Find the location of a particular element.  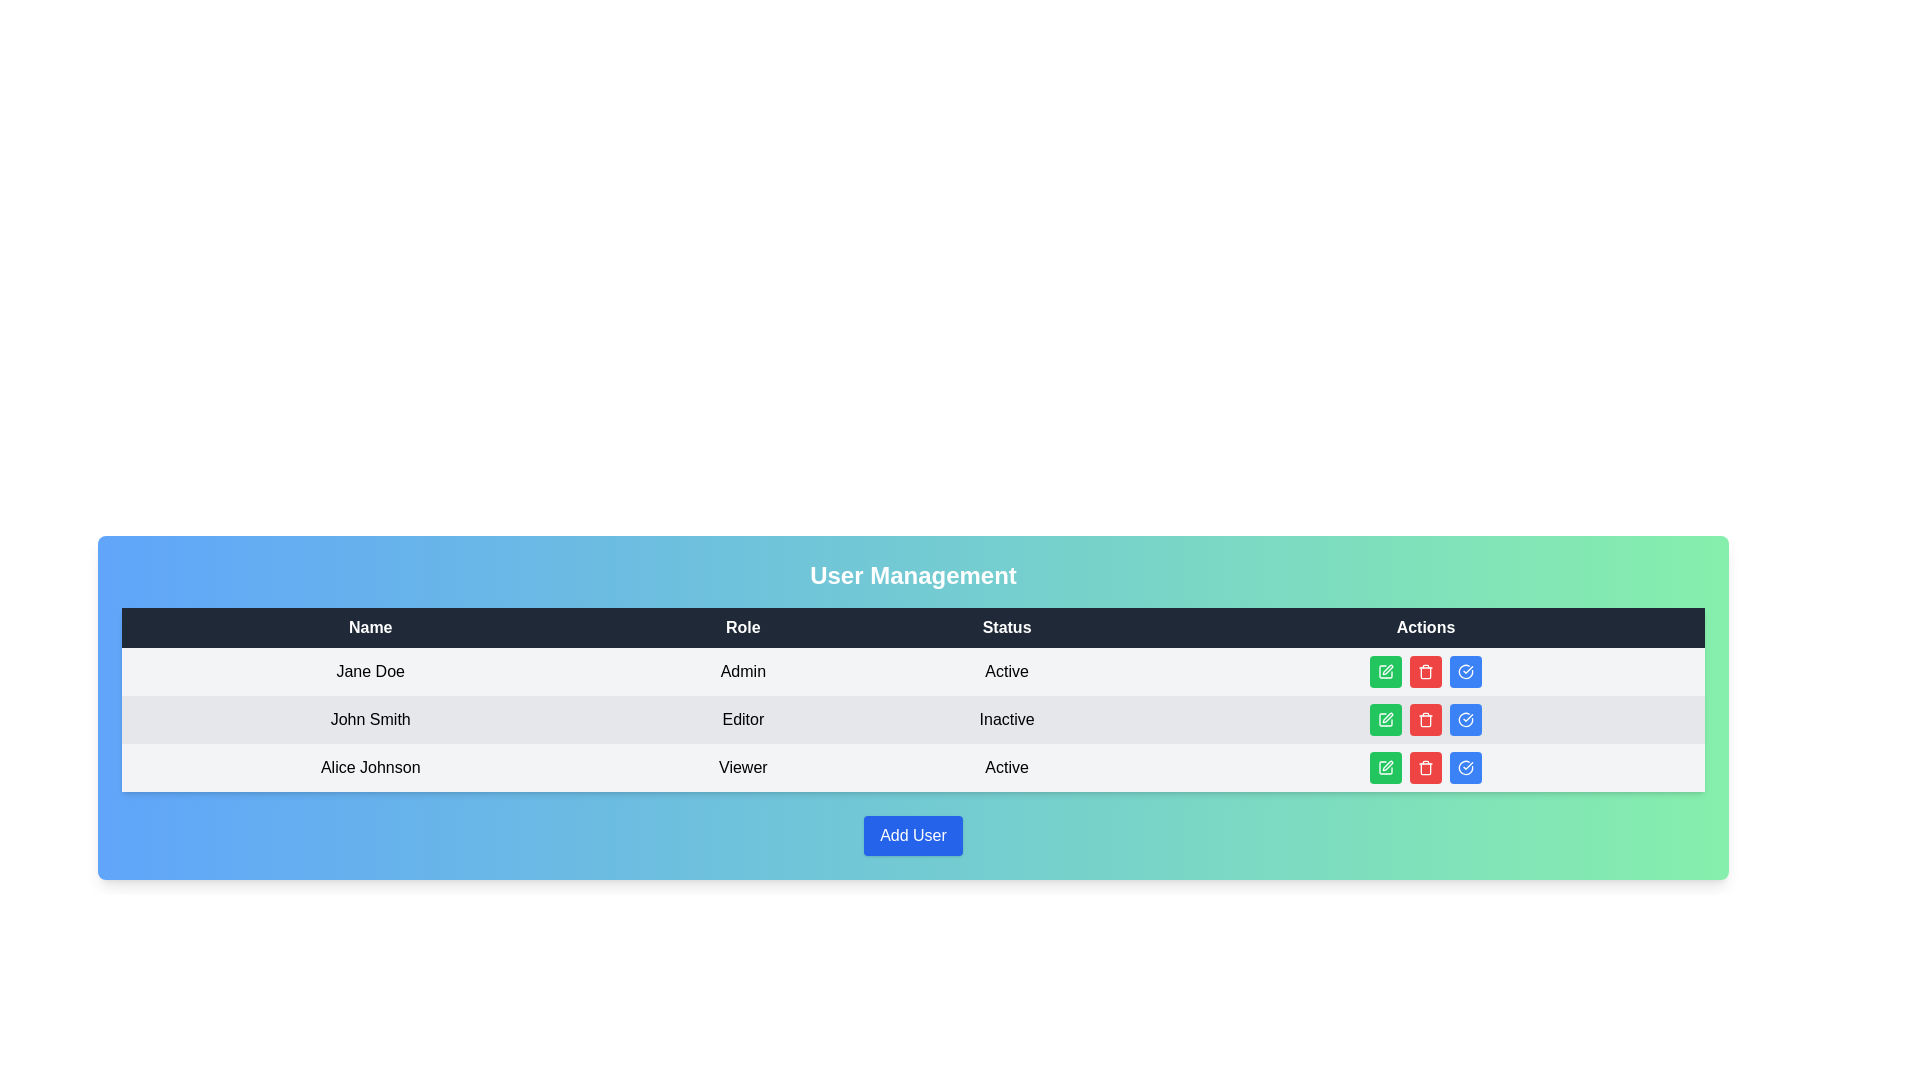

the pen icon button located in the 'Actions' column of the second row in the User Management table to initiate editing is located at coordinates (1386, 716).